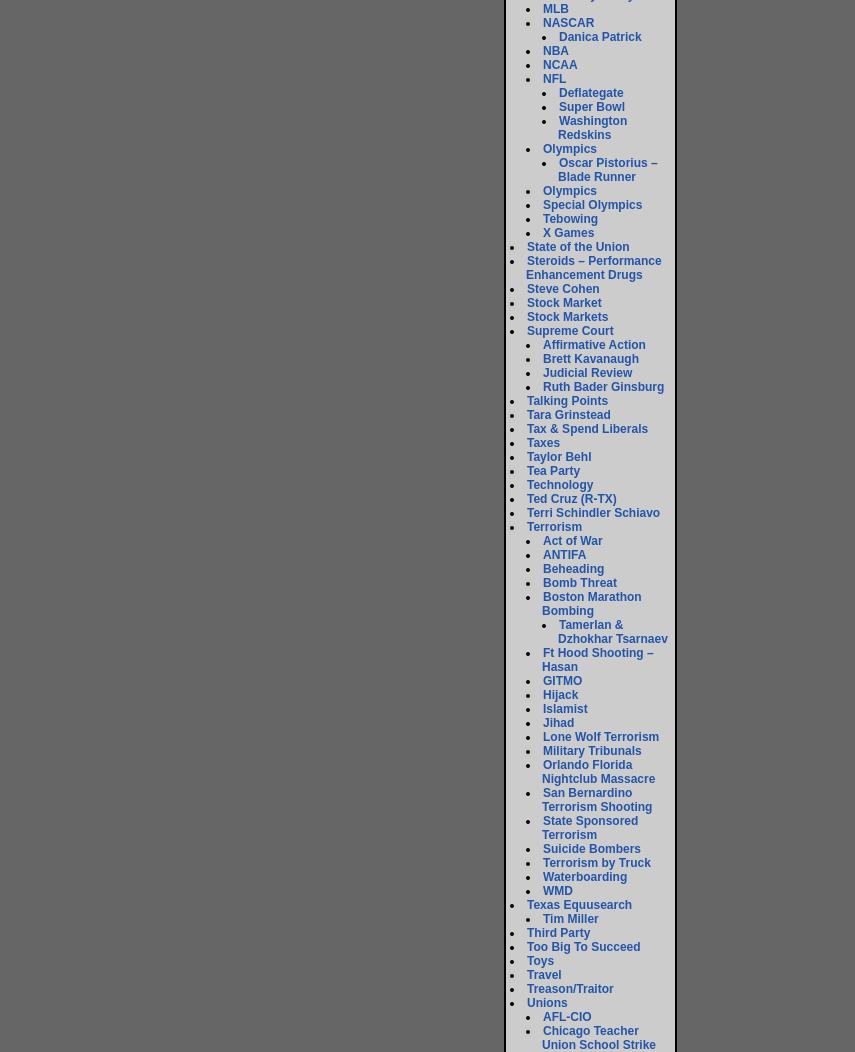  I want to click on 'Taylor Behl', so click(527, 456).